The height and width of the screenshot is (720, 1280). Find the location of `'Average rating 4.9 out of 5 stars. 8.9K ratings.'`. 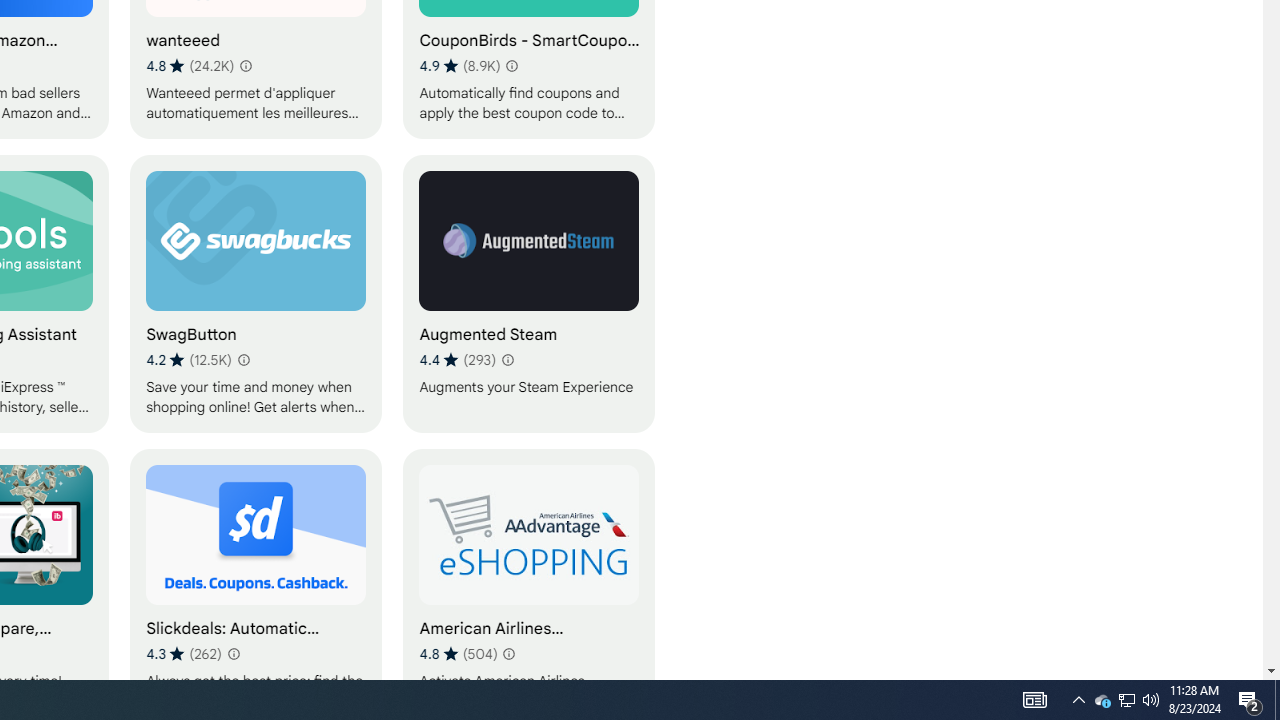

'Average rating 4.9 out of 5 stars. 8.9K ratings.' is located at coordinates (458, 65).